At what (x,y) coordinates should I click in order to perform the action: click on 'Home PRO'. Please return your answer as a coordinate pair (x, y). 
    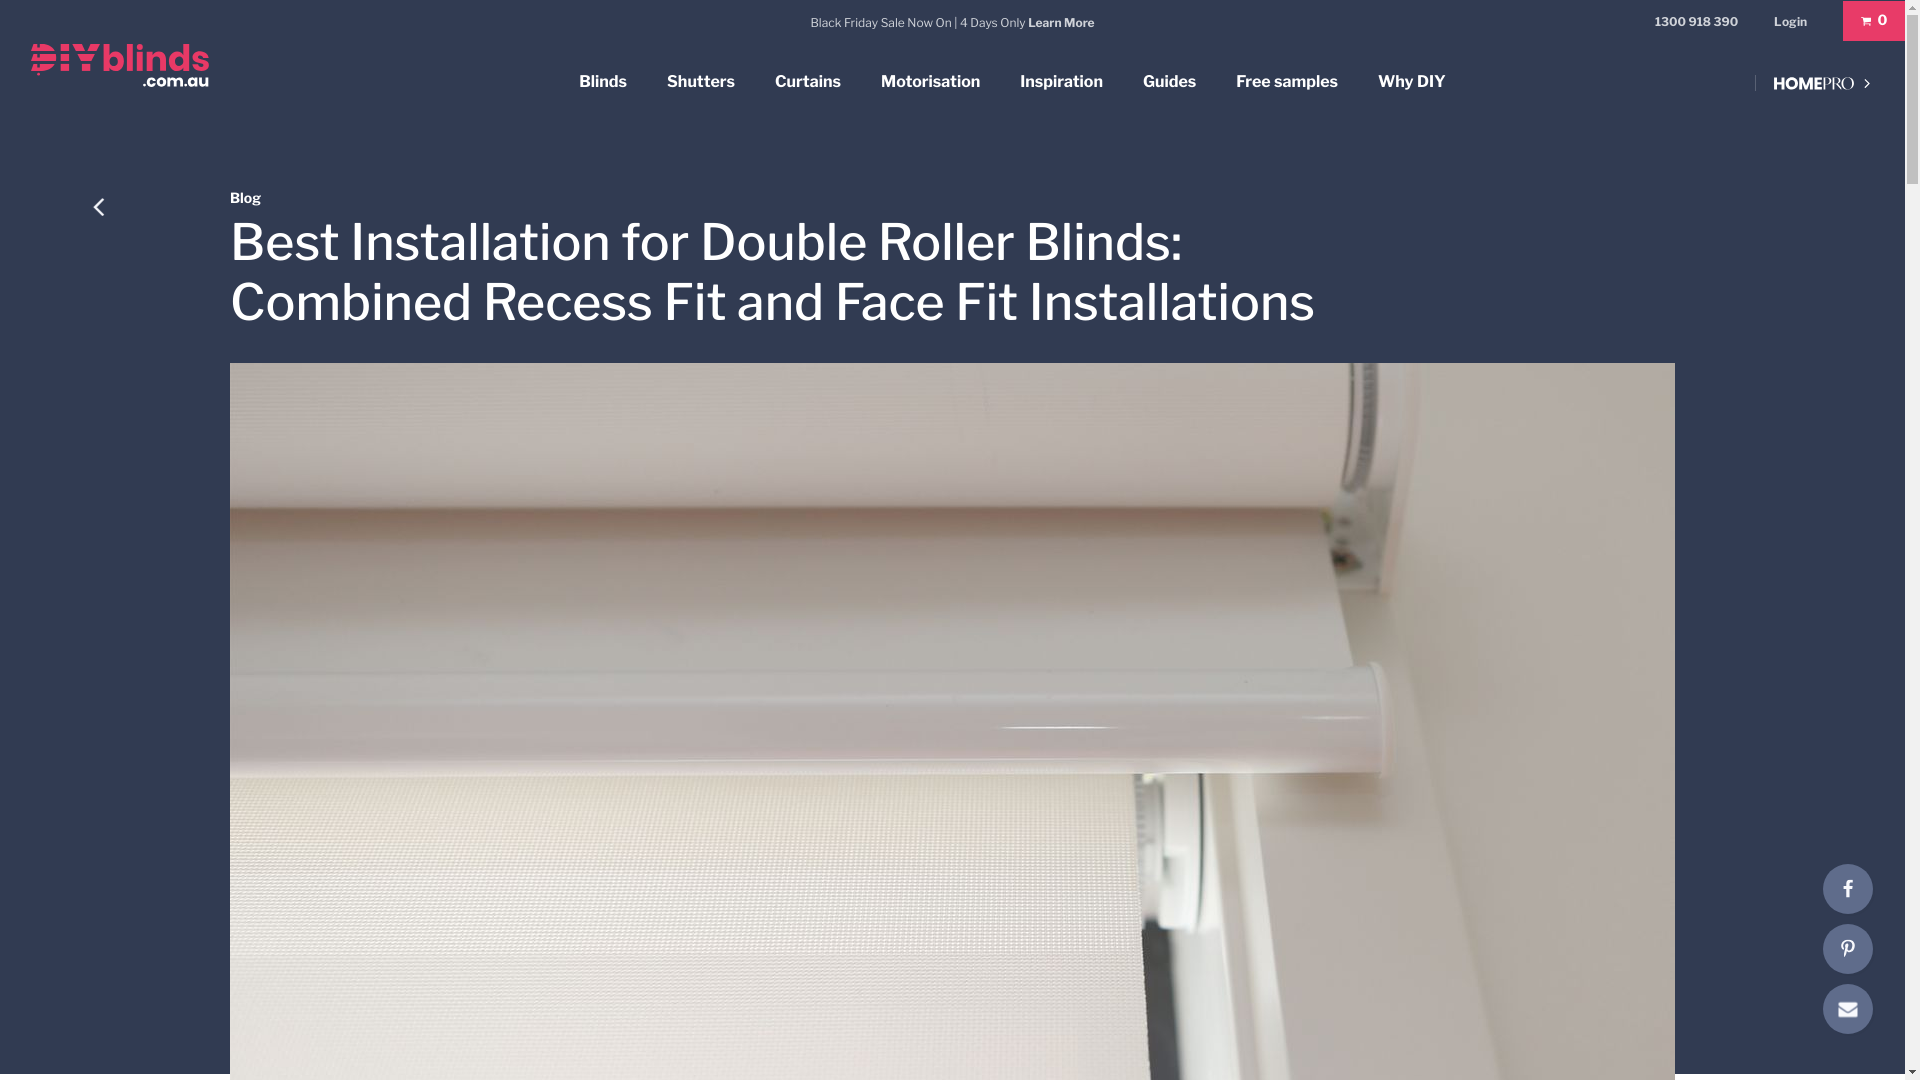
    Looking at the image, I should click on (1815, 82).